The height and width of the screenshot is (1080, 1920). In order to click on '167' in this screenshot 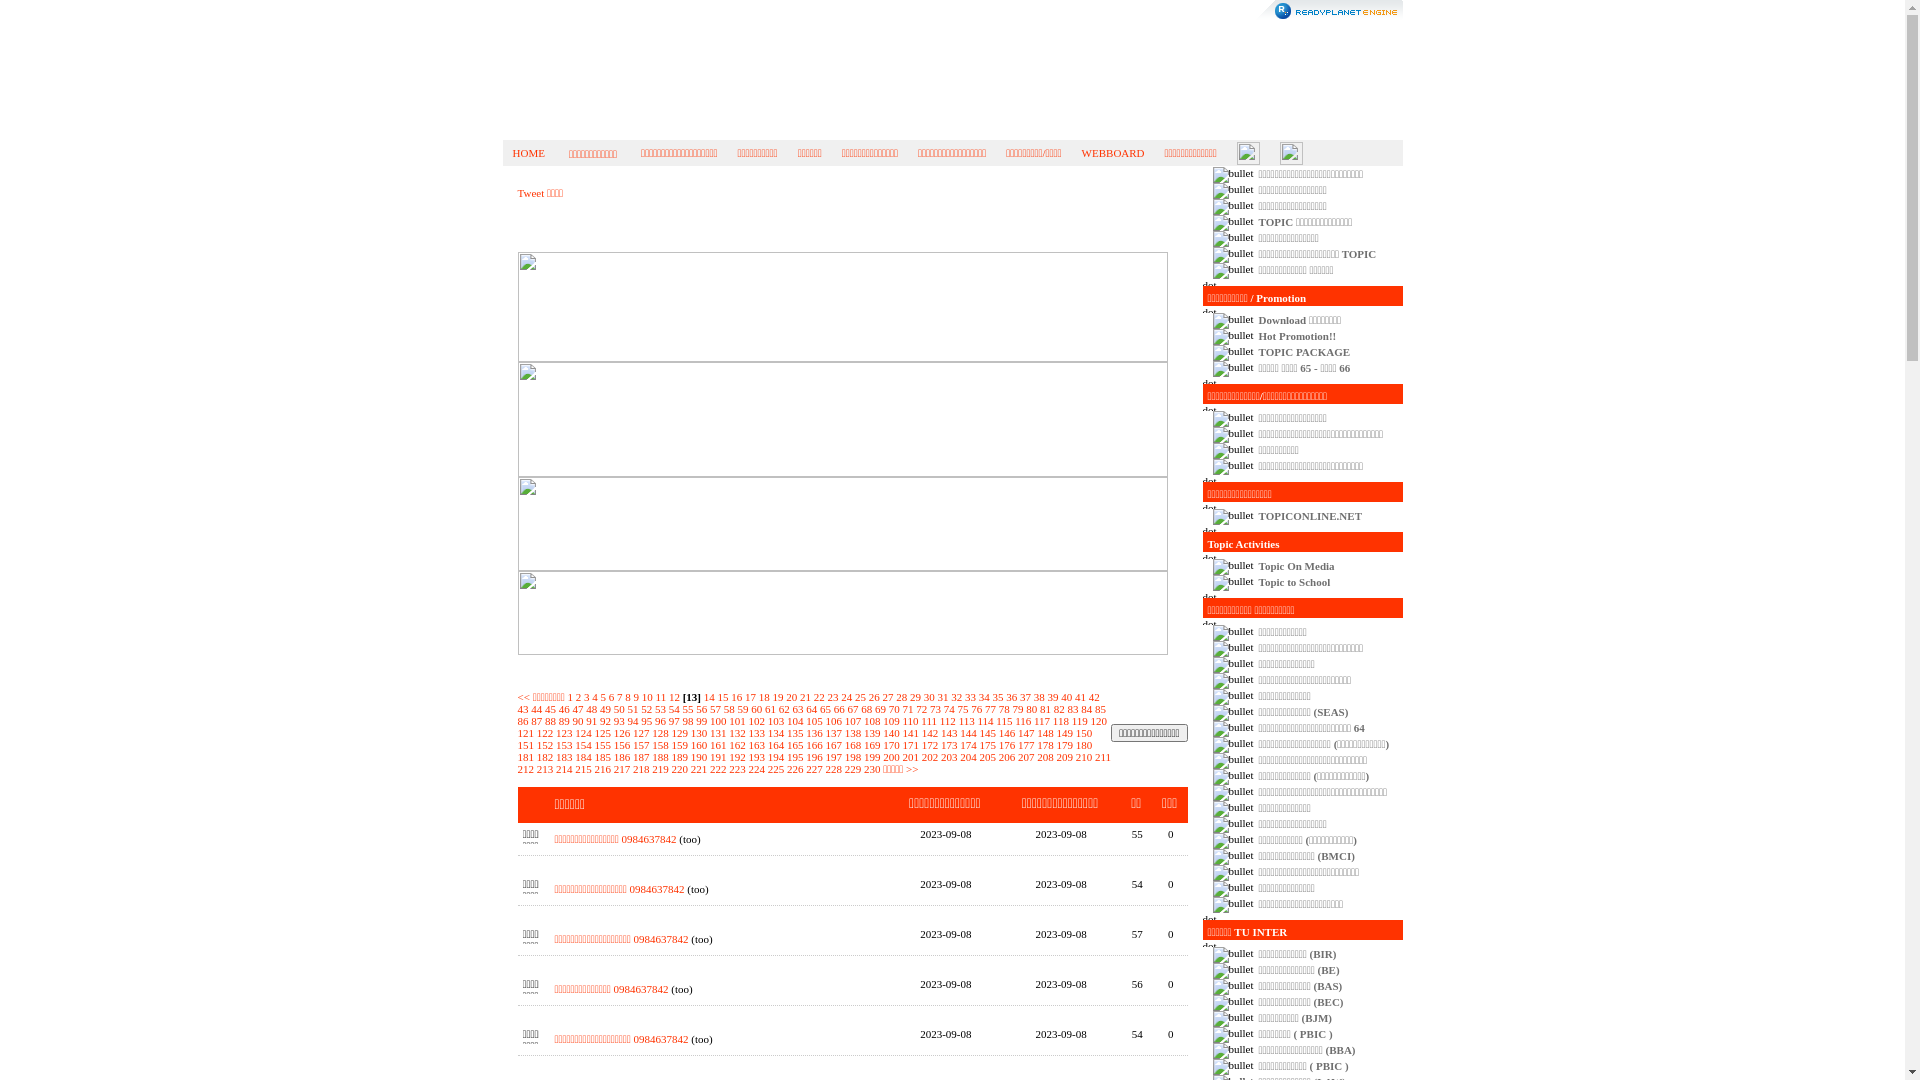, I will do `click(834, 744)`.